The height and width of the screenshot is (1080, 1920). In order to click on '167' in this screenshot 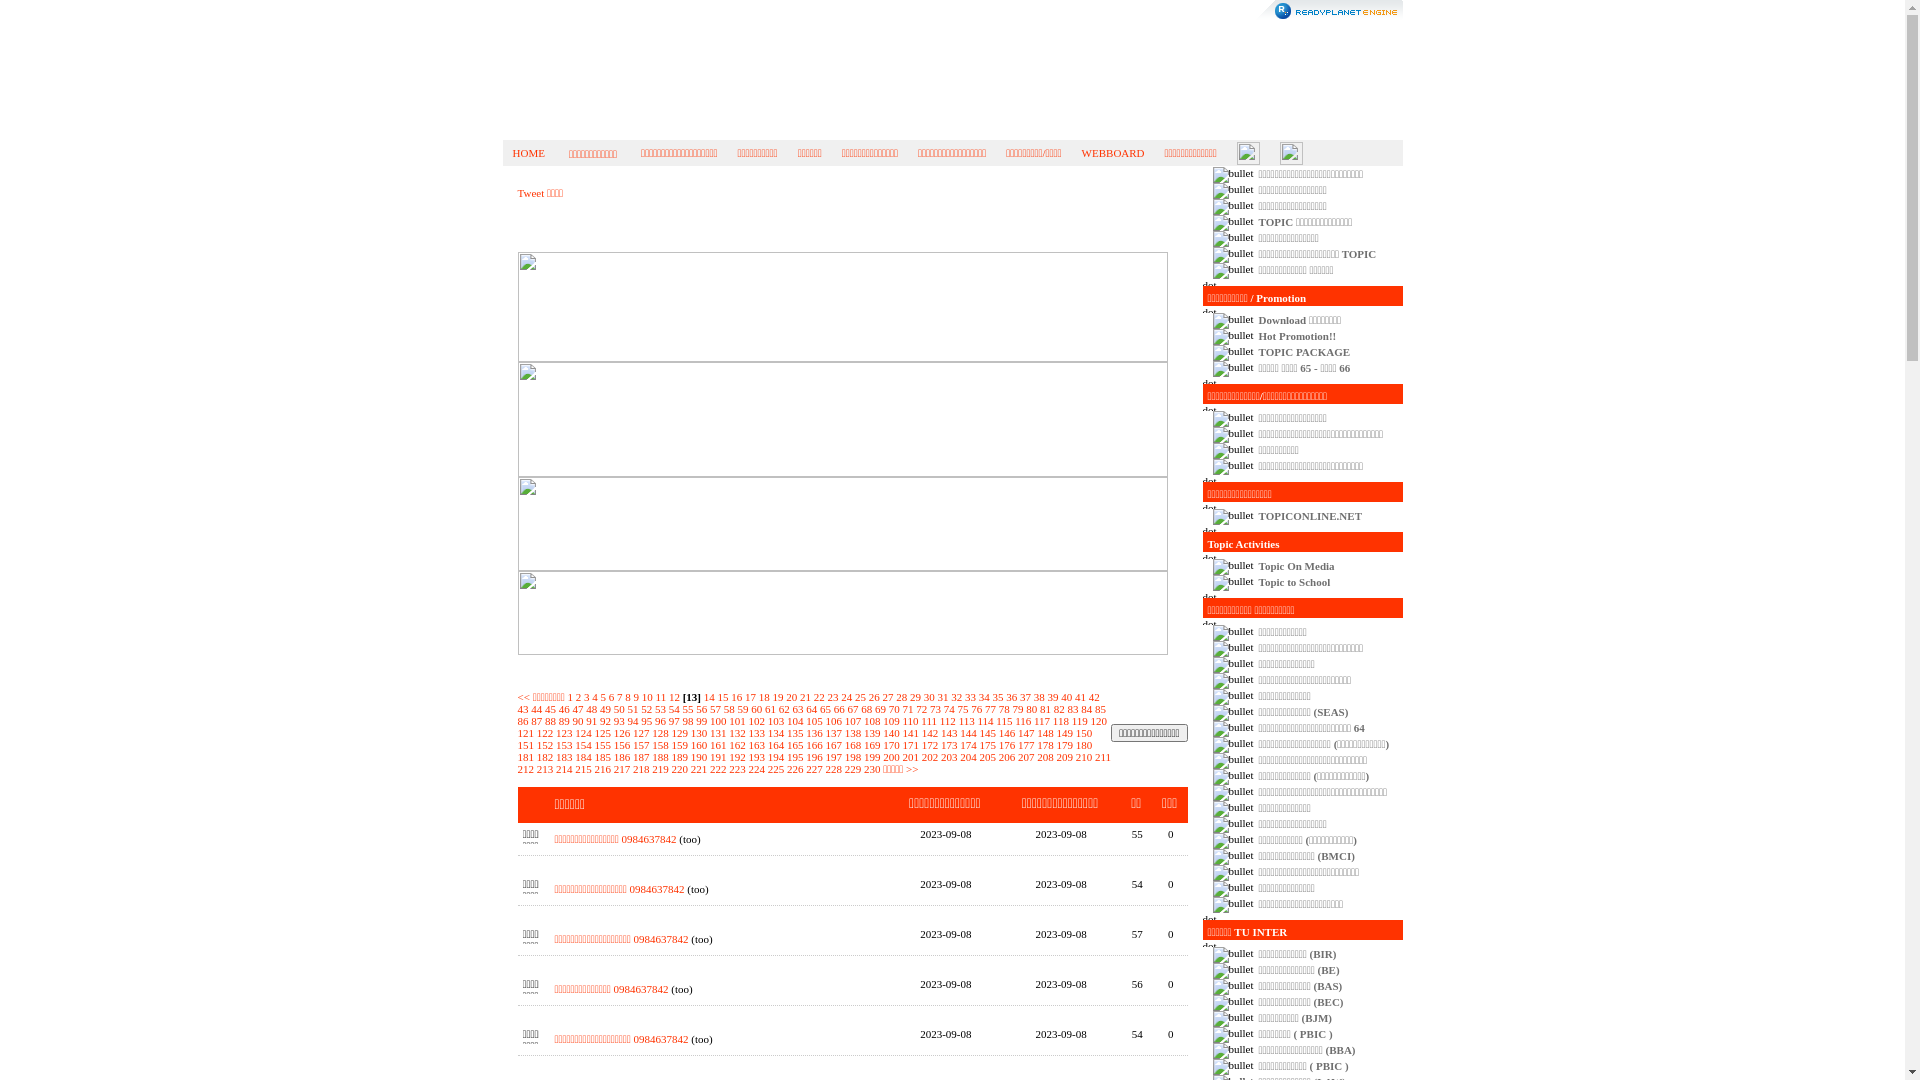, I will do `click(834, 744)`.